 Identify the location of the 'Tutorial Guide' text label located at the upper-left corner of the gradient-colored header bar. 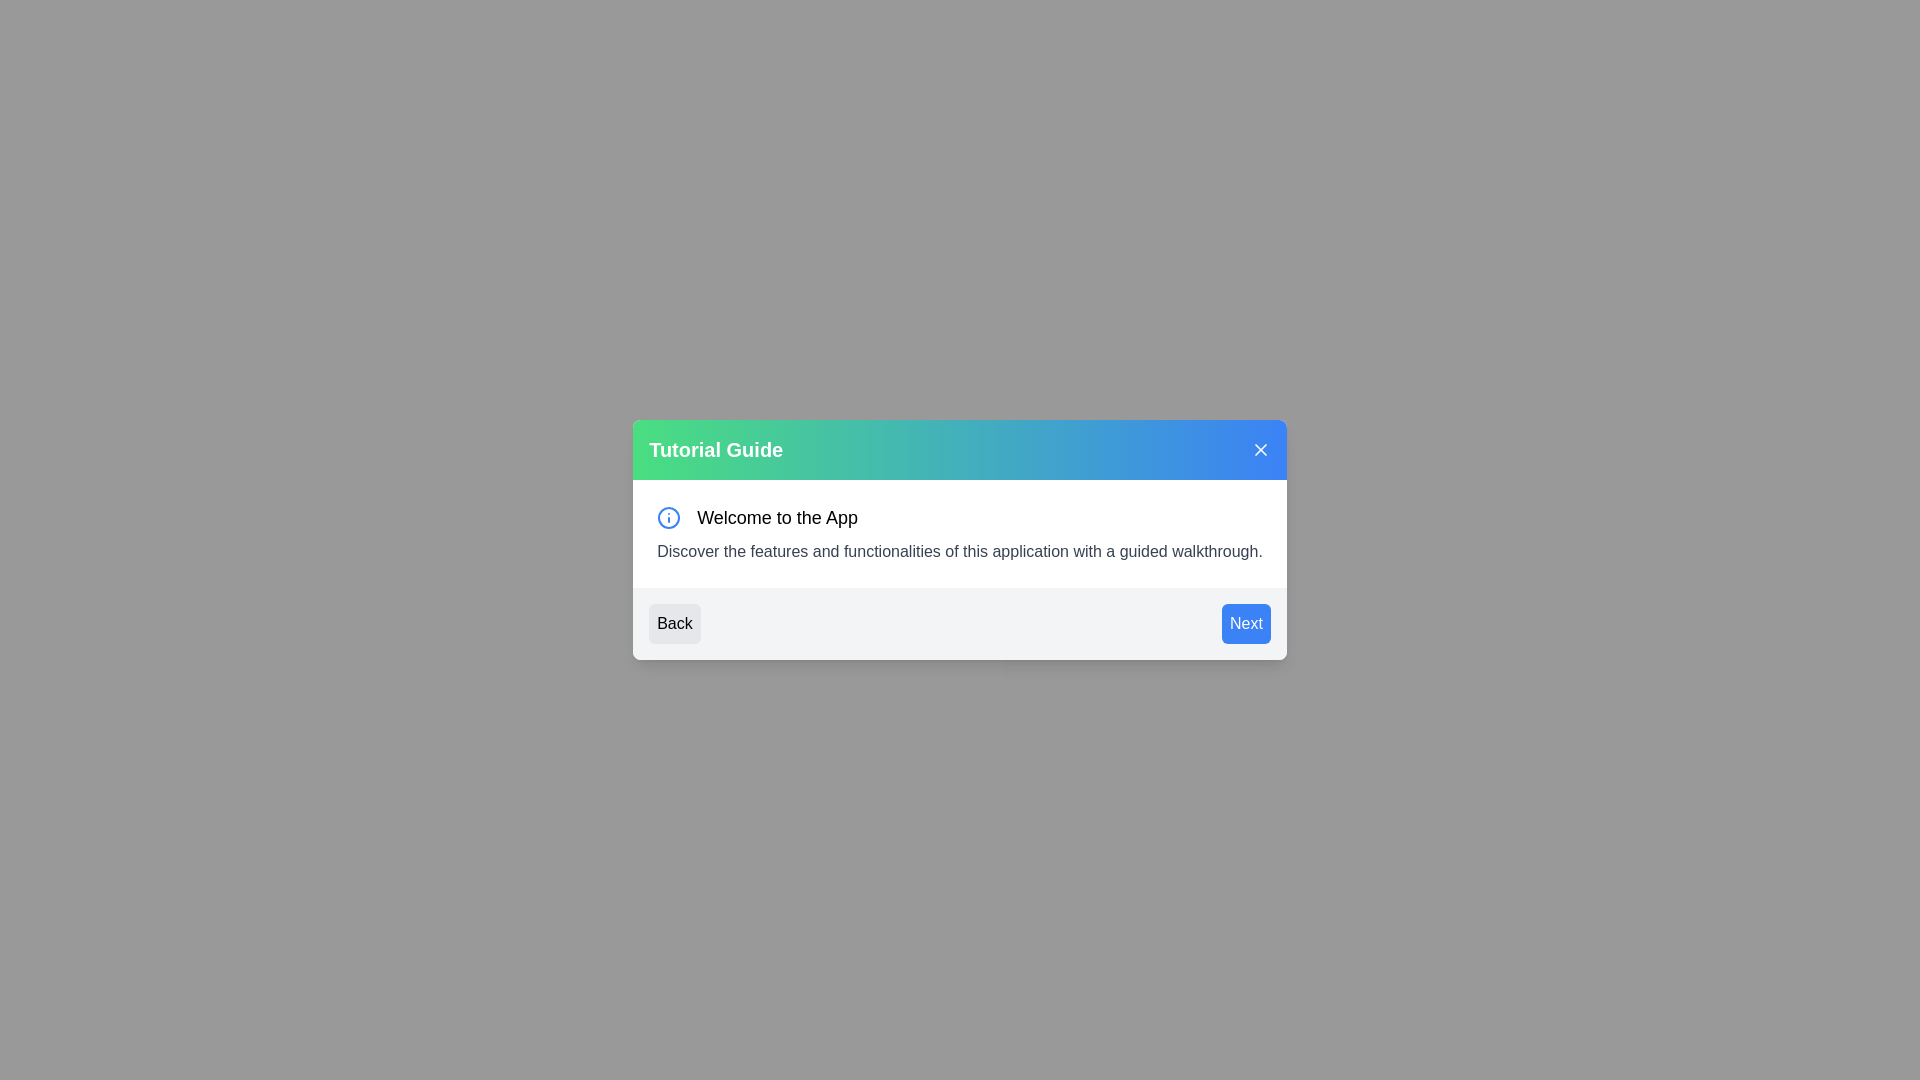
(716, 450).